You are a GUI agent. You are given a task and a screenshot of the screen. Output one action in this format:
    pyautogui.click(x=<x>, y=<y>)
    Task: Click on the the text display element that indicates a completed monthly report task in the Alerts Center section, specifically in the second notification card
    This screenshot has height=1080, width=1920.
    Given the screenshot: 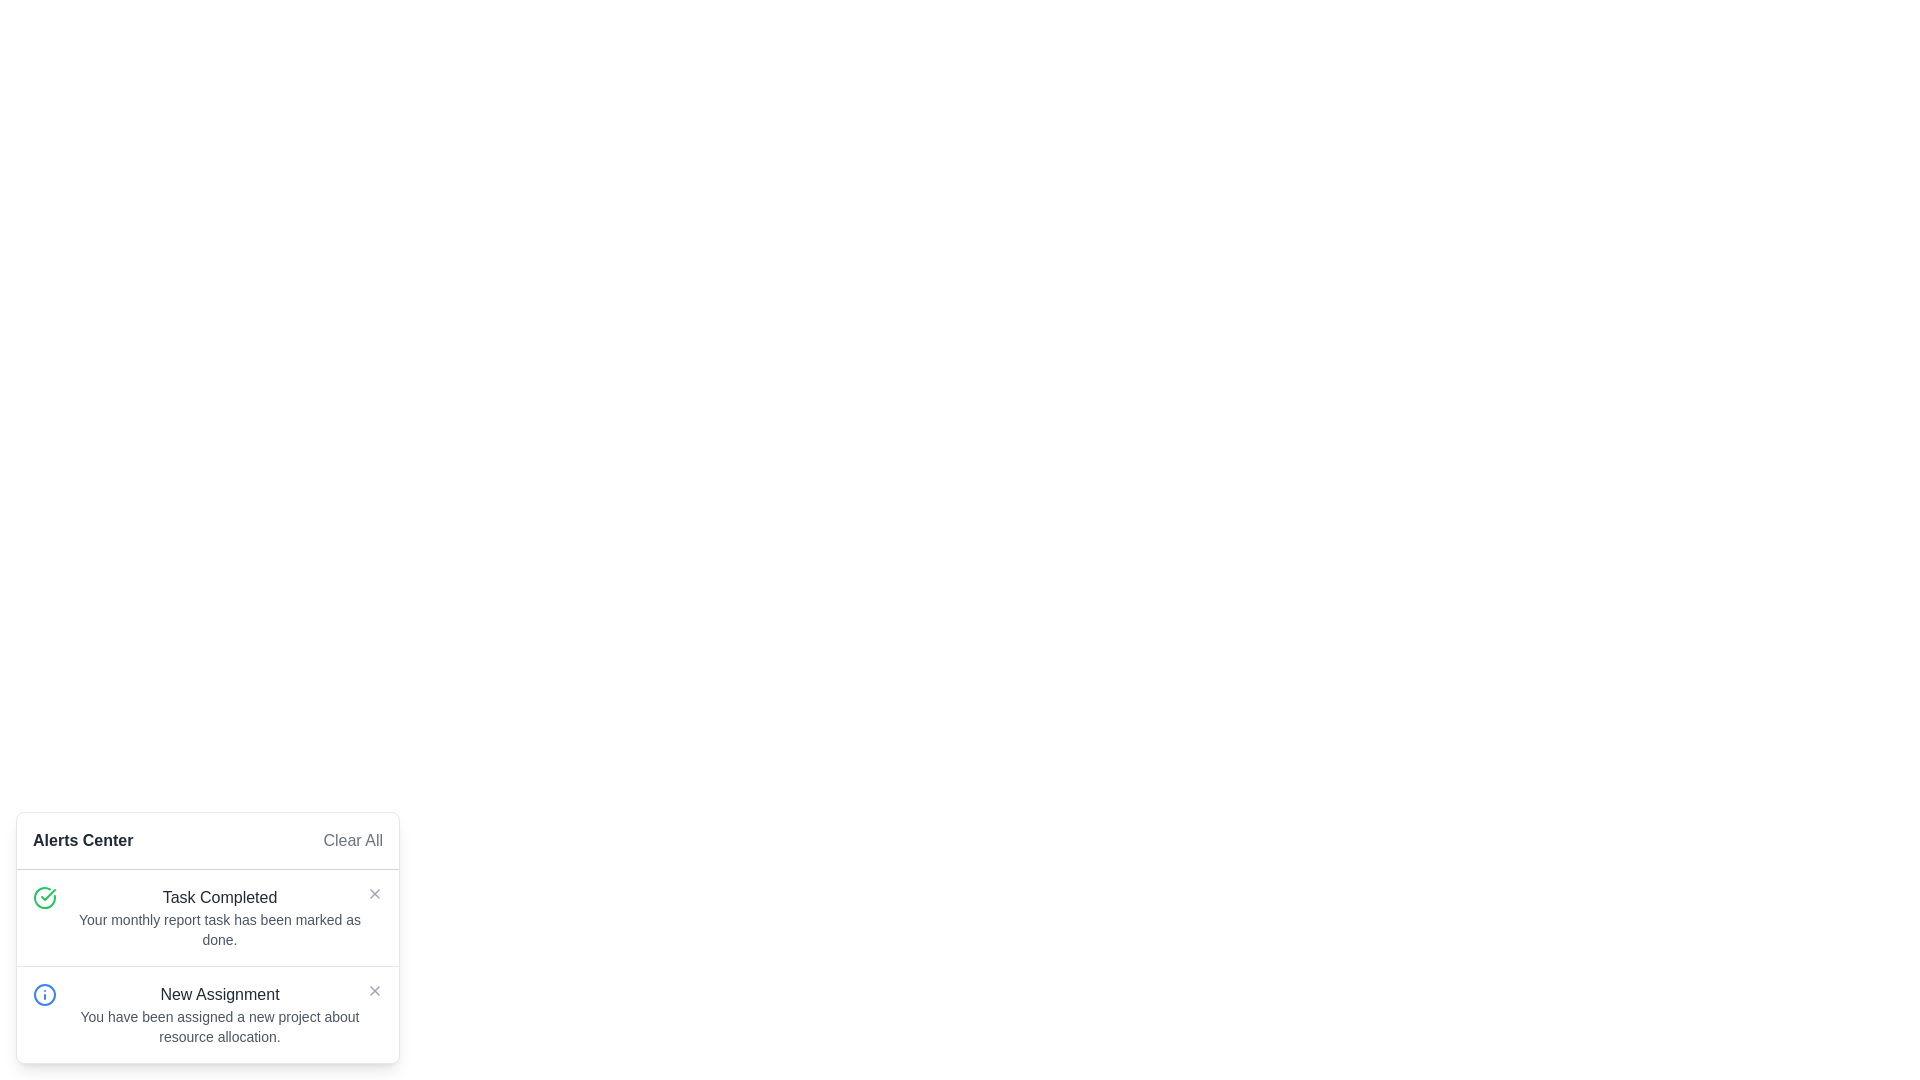 What is the action you would take?
    pyautogui.click(x=220, y=918)
    